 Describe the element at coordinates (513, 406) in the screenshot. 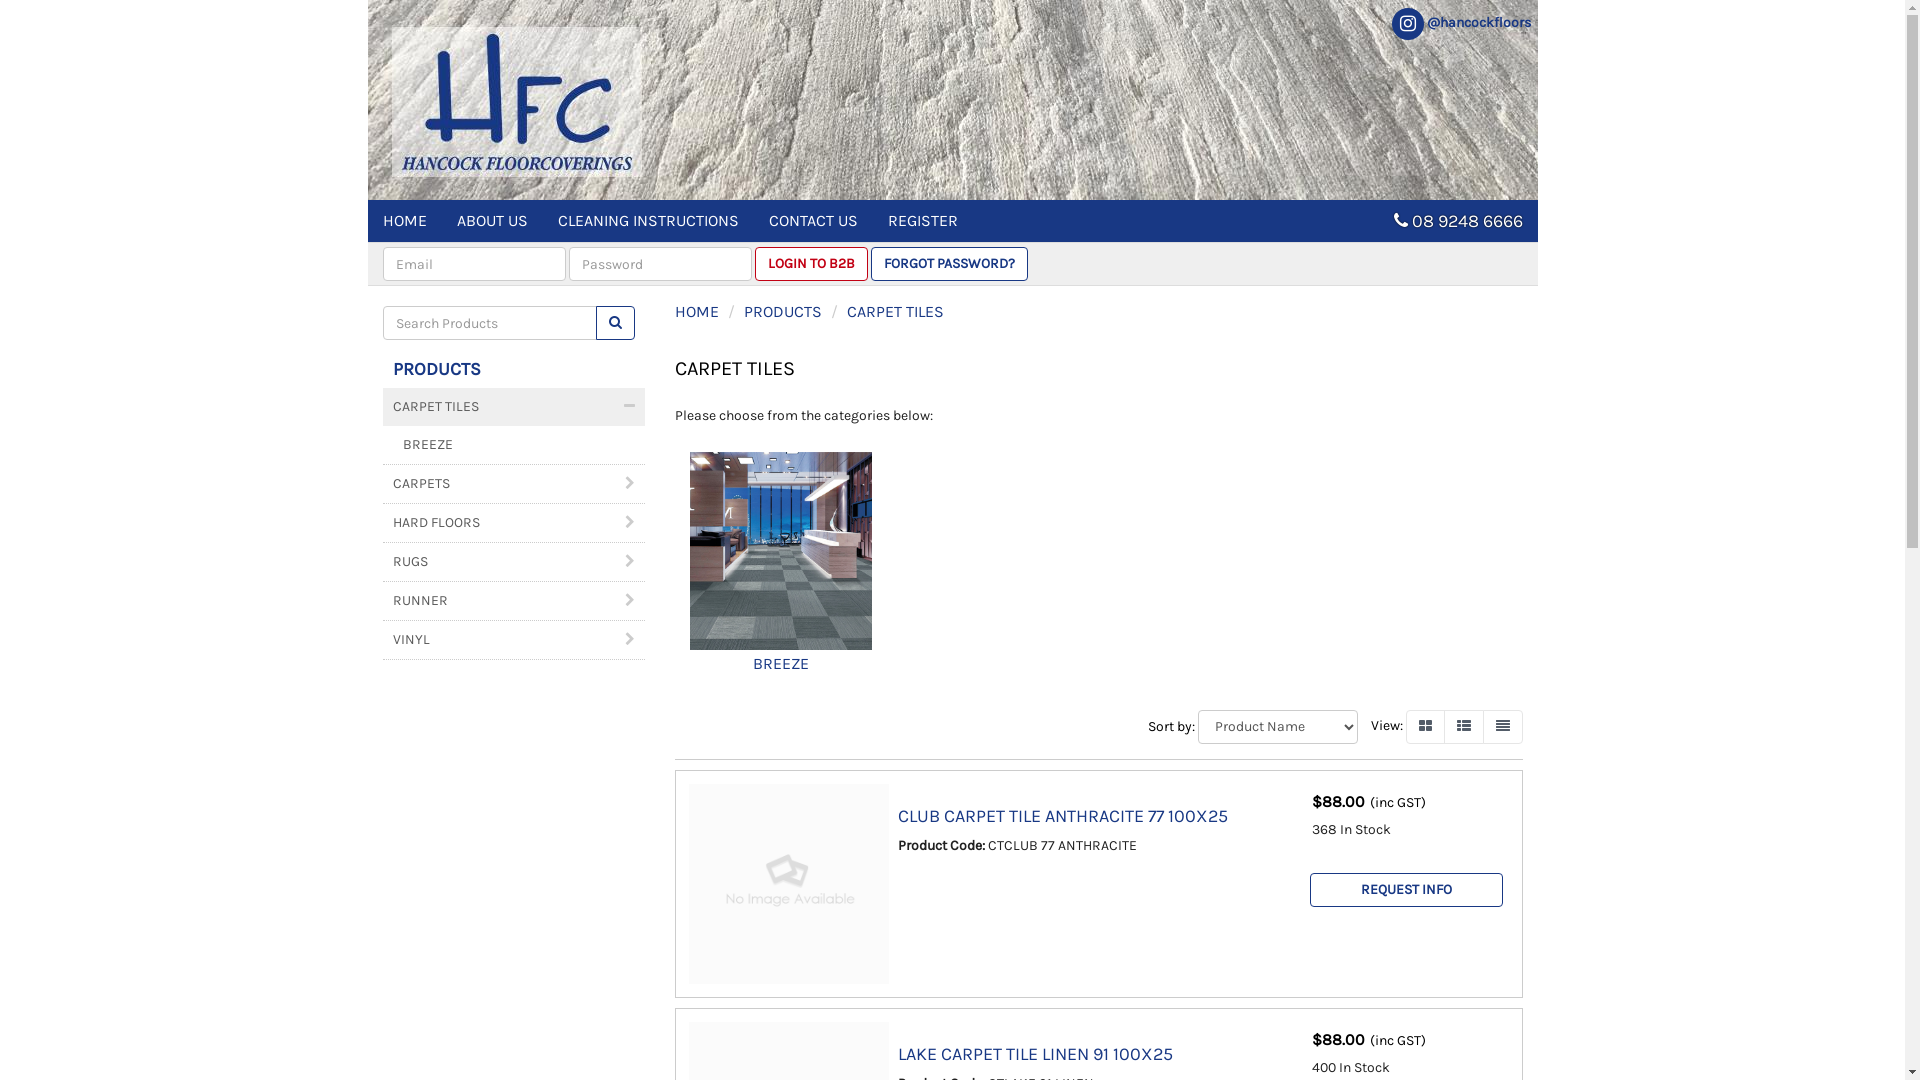

I see `'CARPET TILES'` at that location.